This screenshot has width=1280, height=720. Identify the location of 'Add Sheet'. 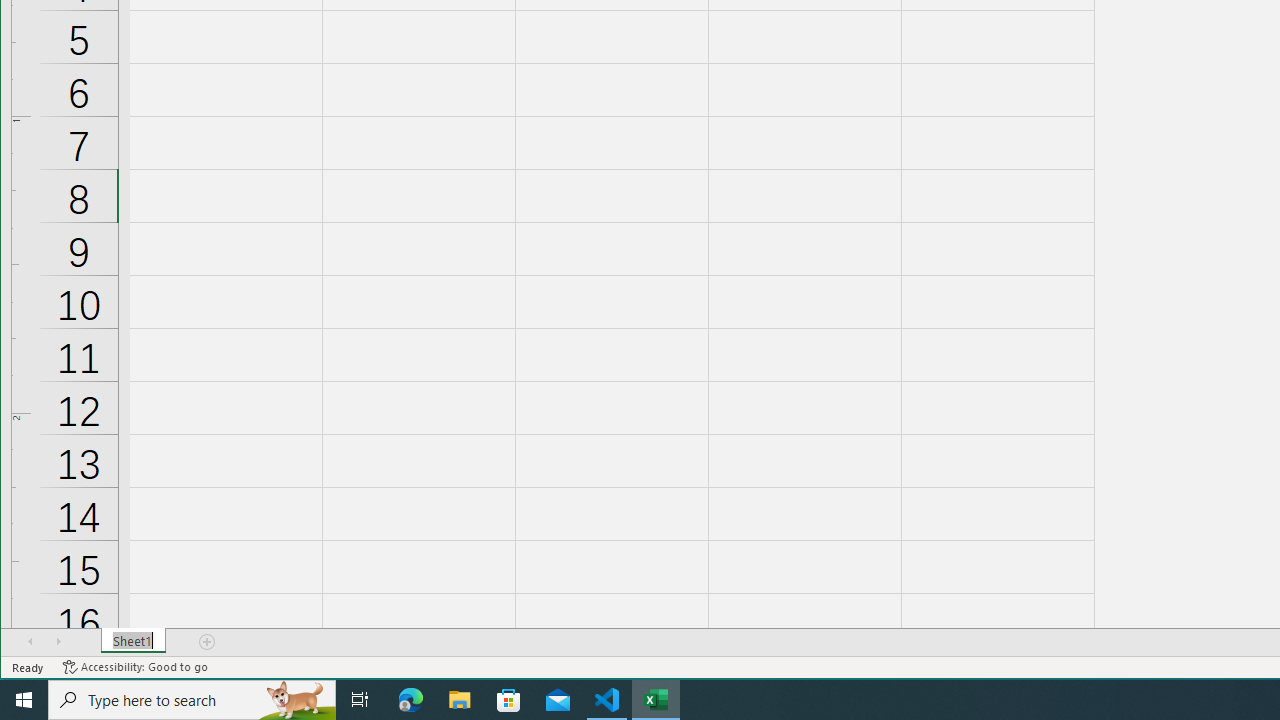
(208, 641).